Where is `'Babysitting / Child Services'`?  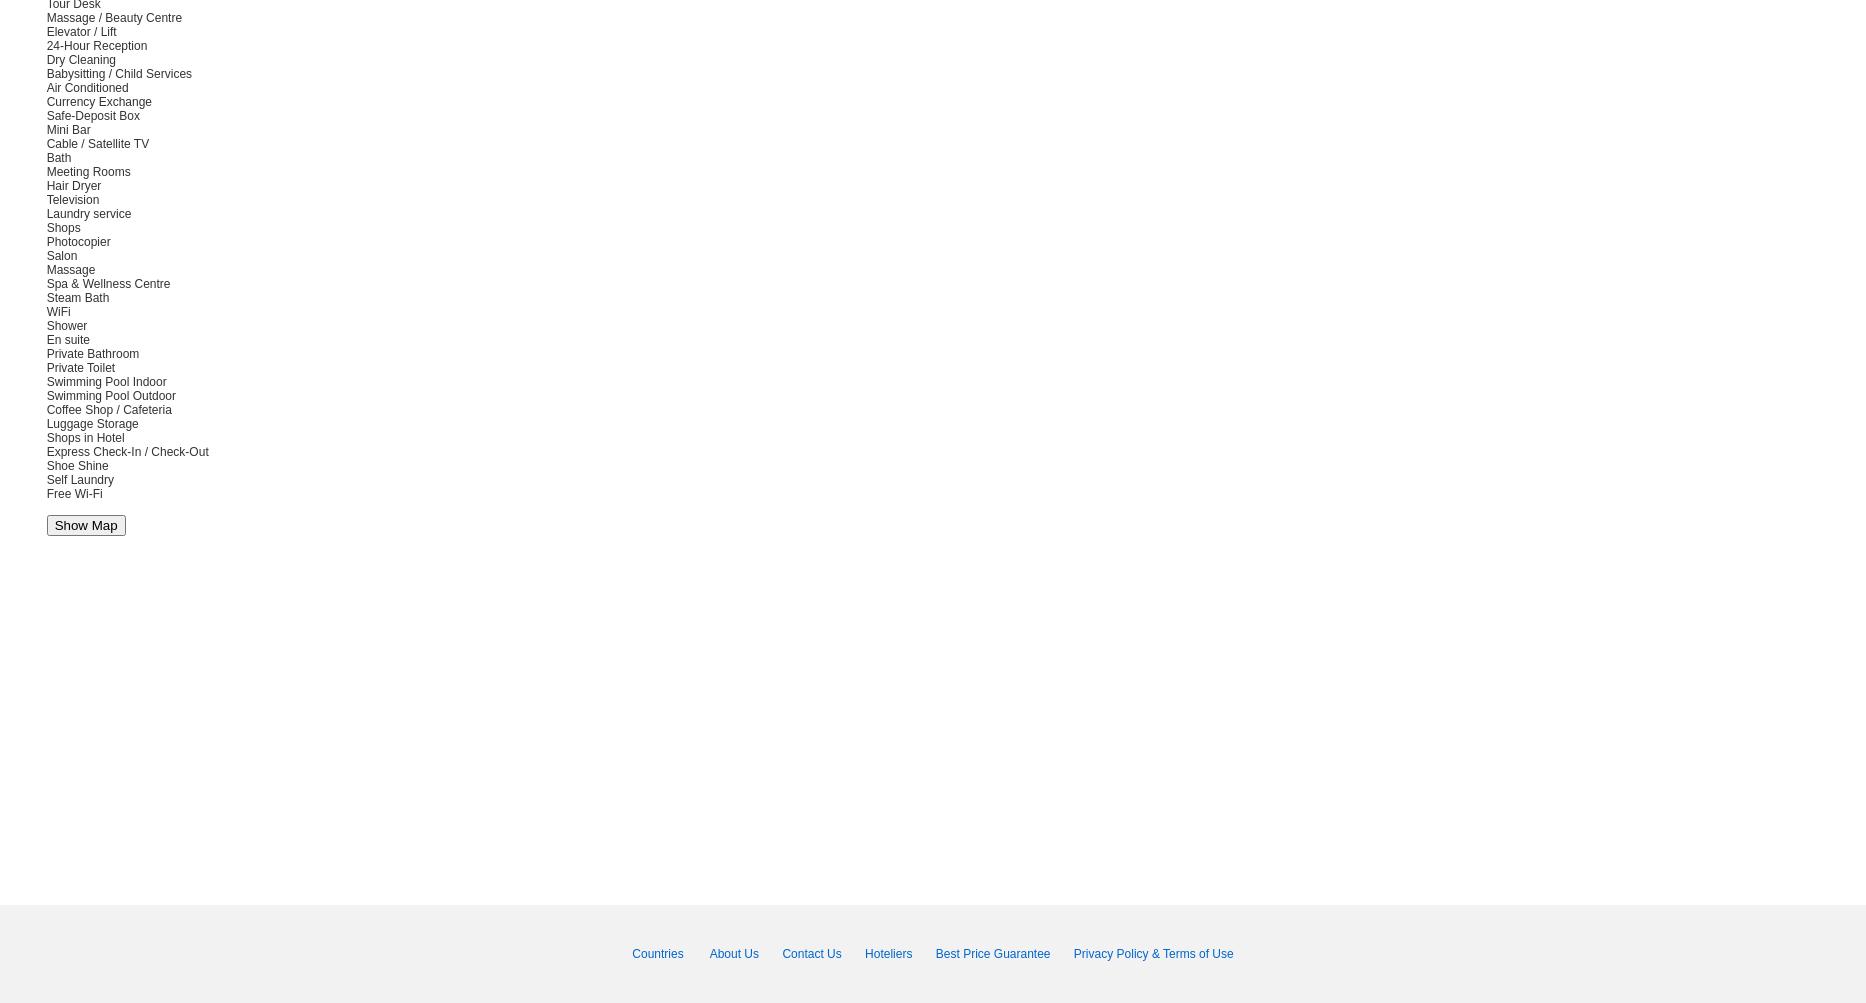 'Babysitting / Child Services' is located at coordinates (118, 74).